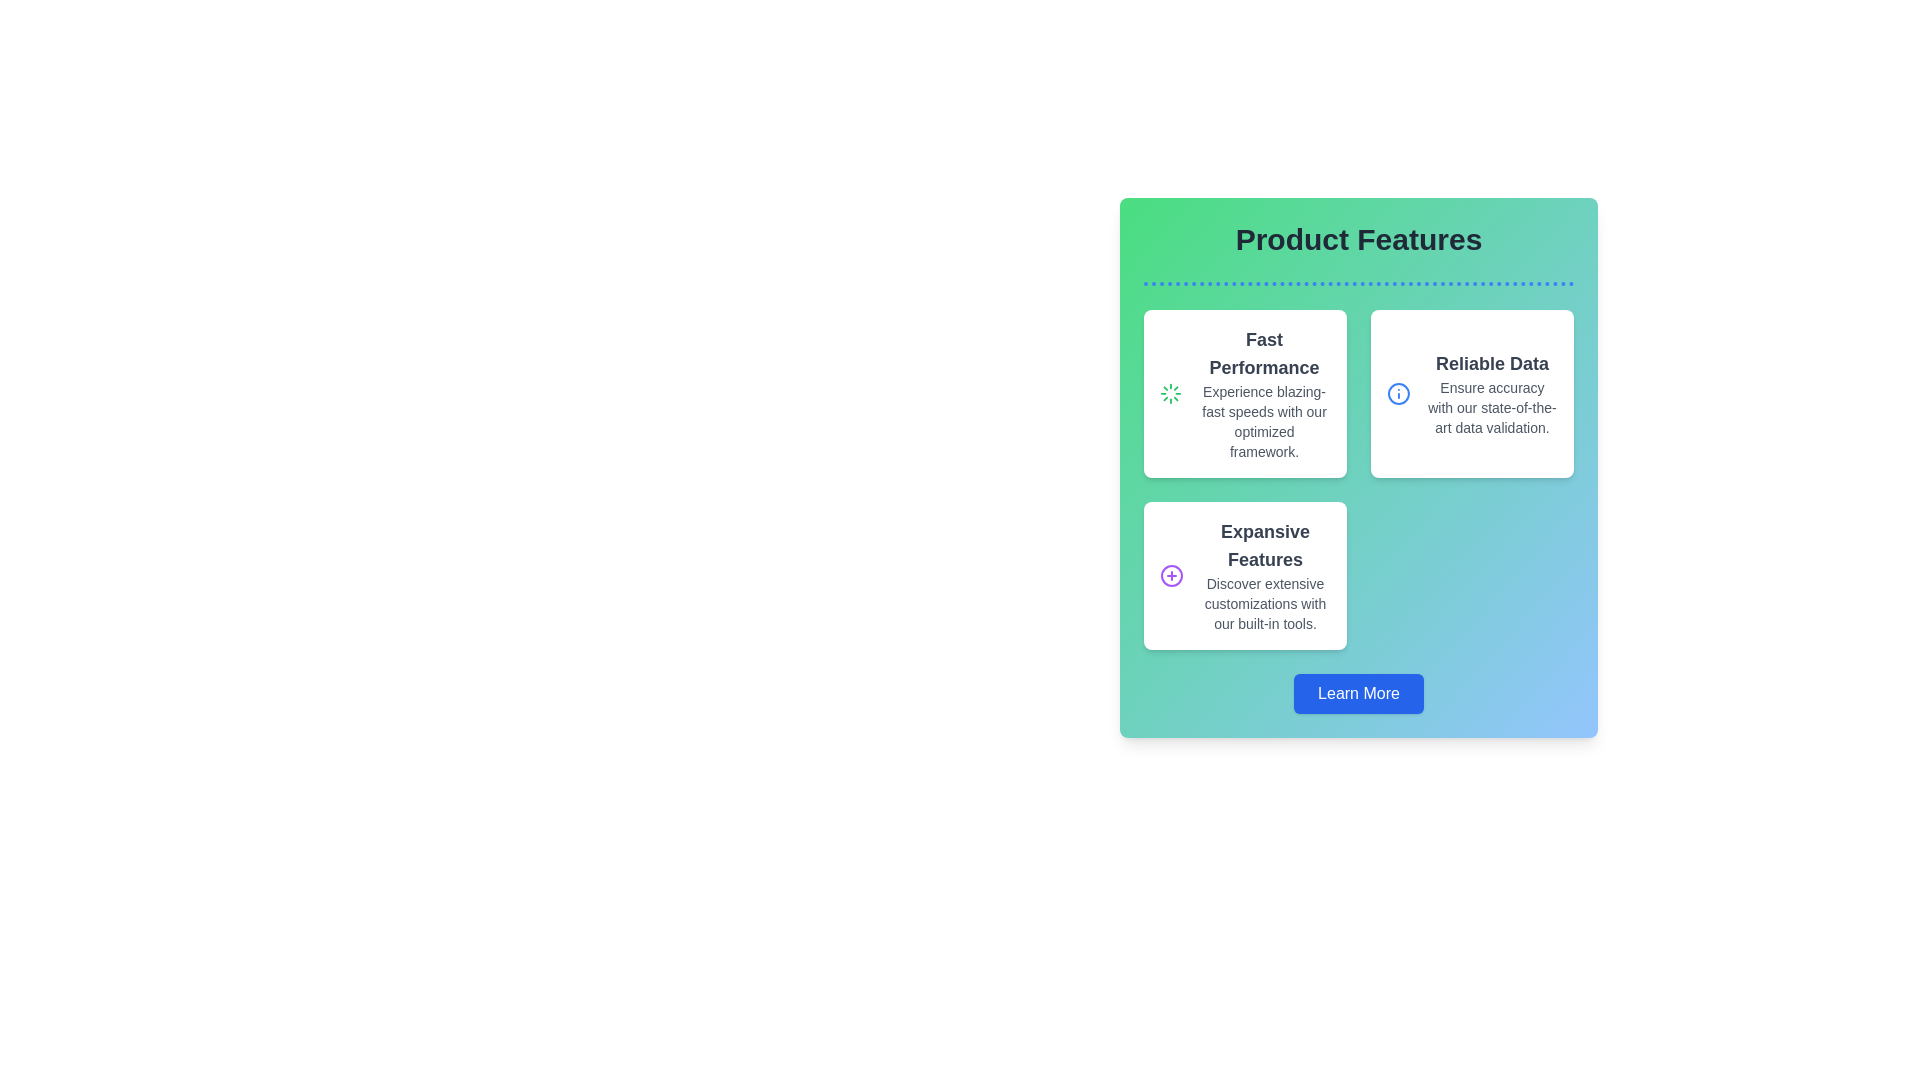  Describe the element at coordinates (1358, 693) in the screenshot. I see `the 'Learn More' button located at the bottom center of the 'Product Features' card` at that location.